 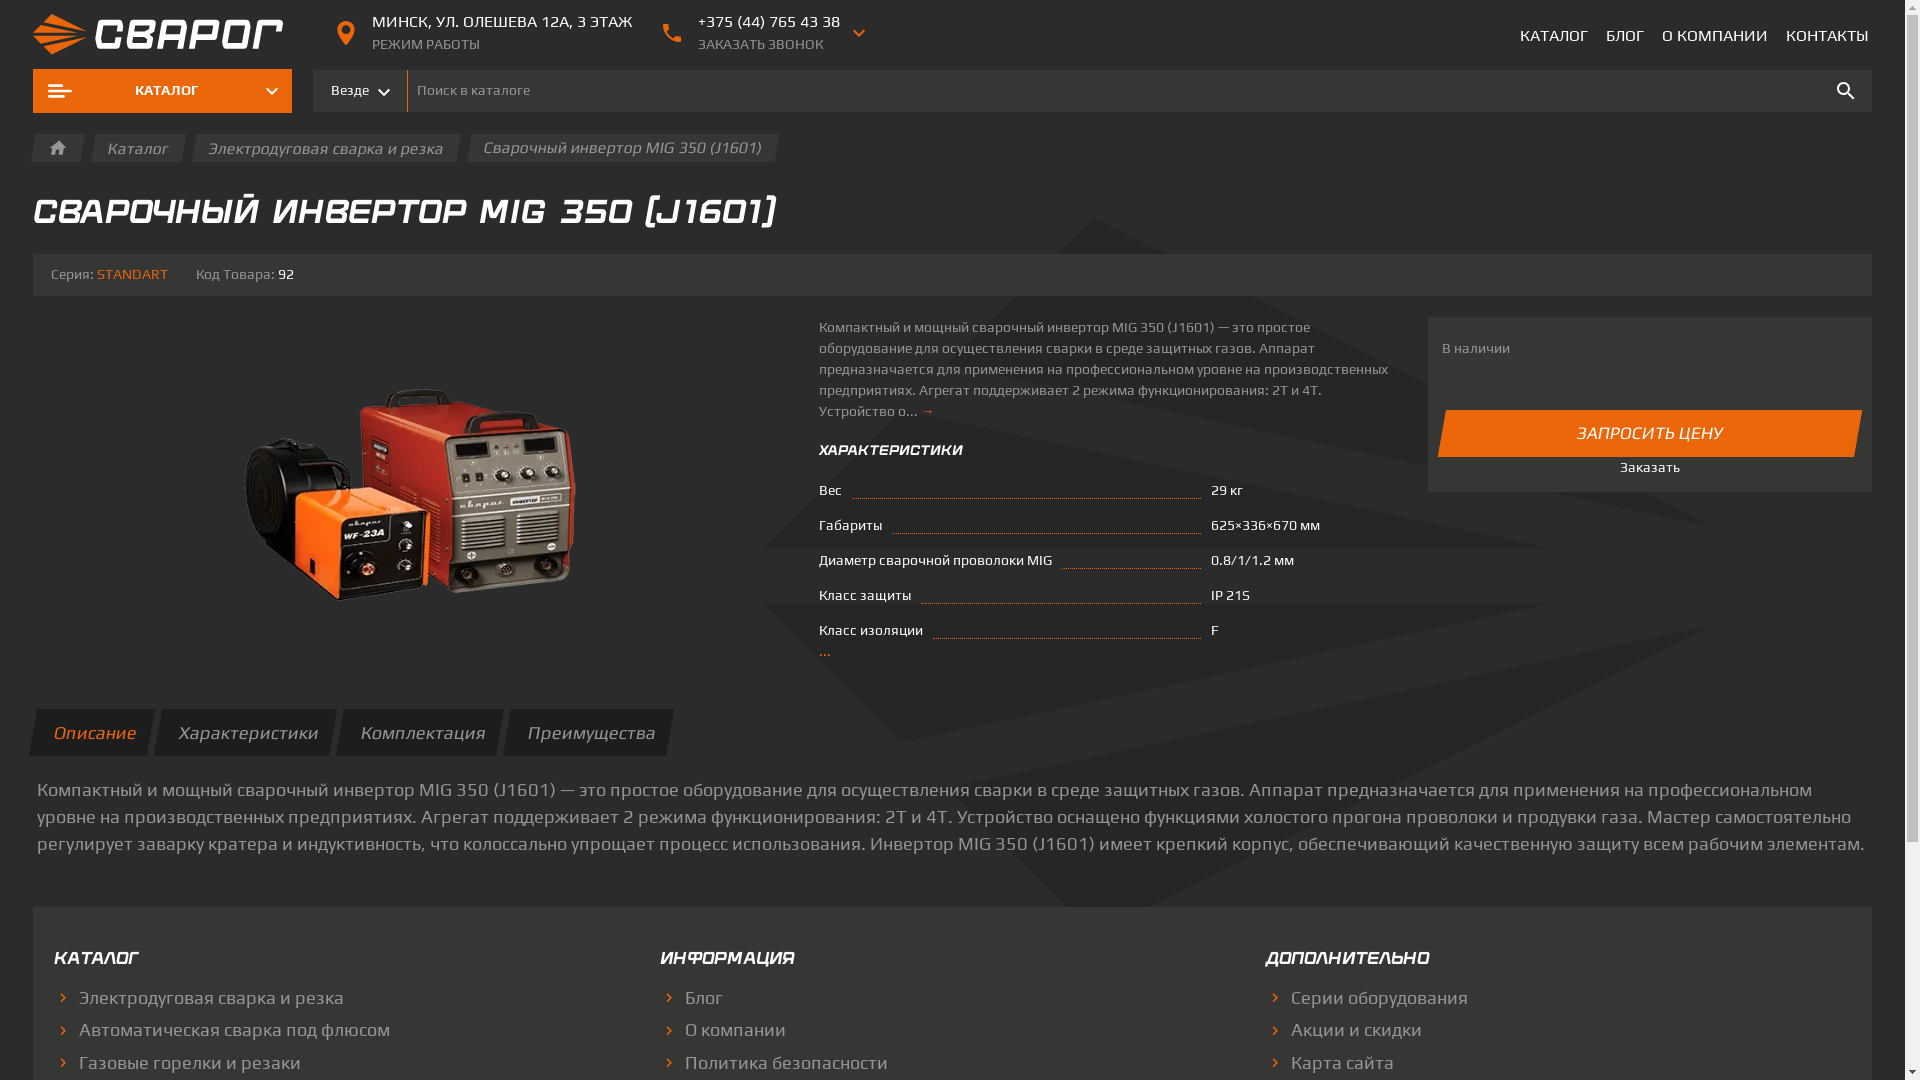 What do you see at coordinates (697, 21) in the screenshot?
I see `'+375 (44) 765 43 38'` at bounding box center [697, 21].